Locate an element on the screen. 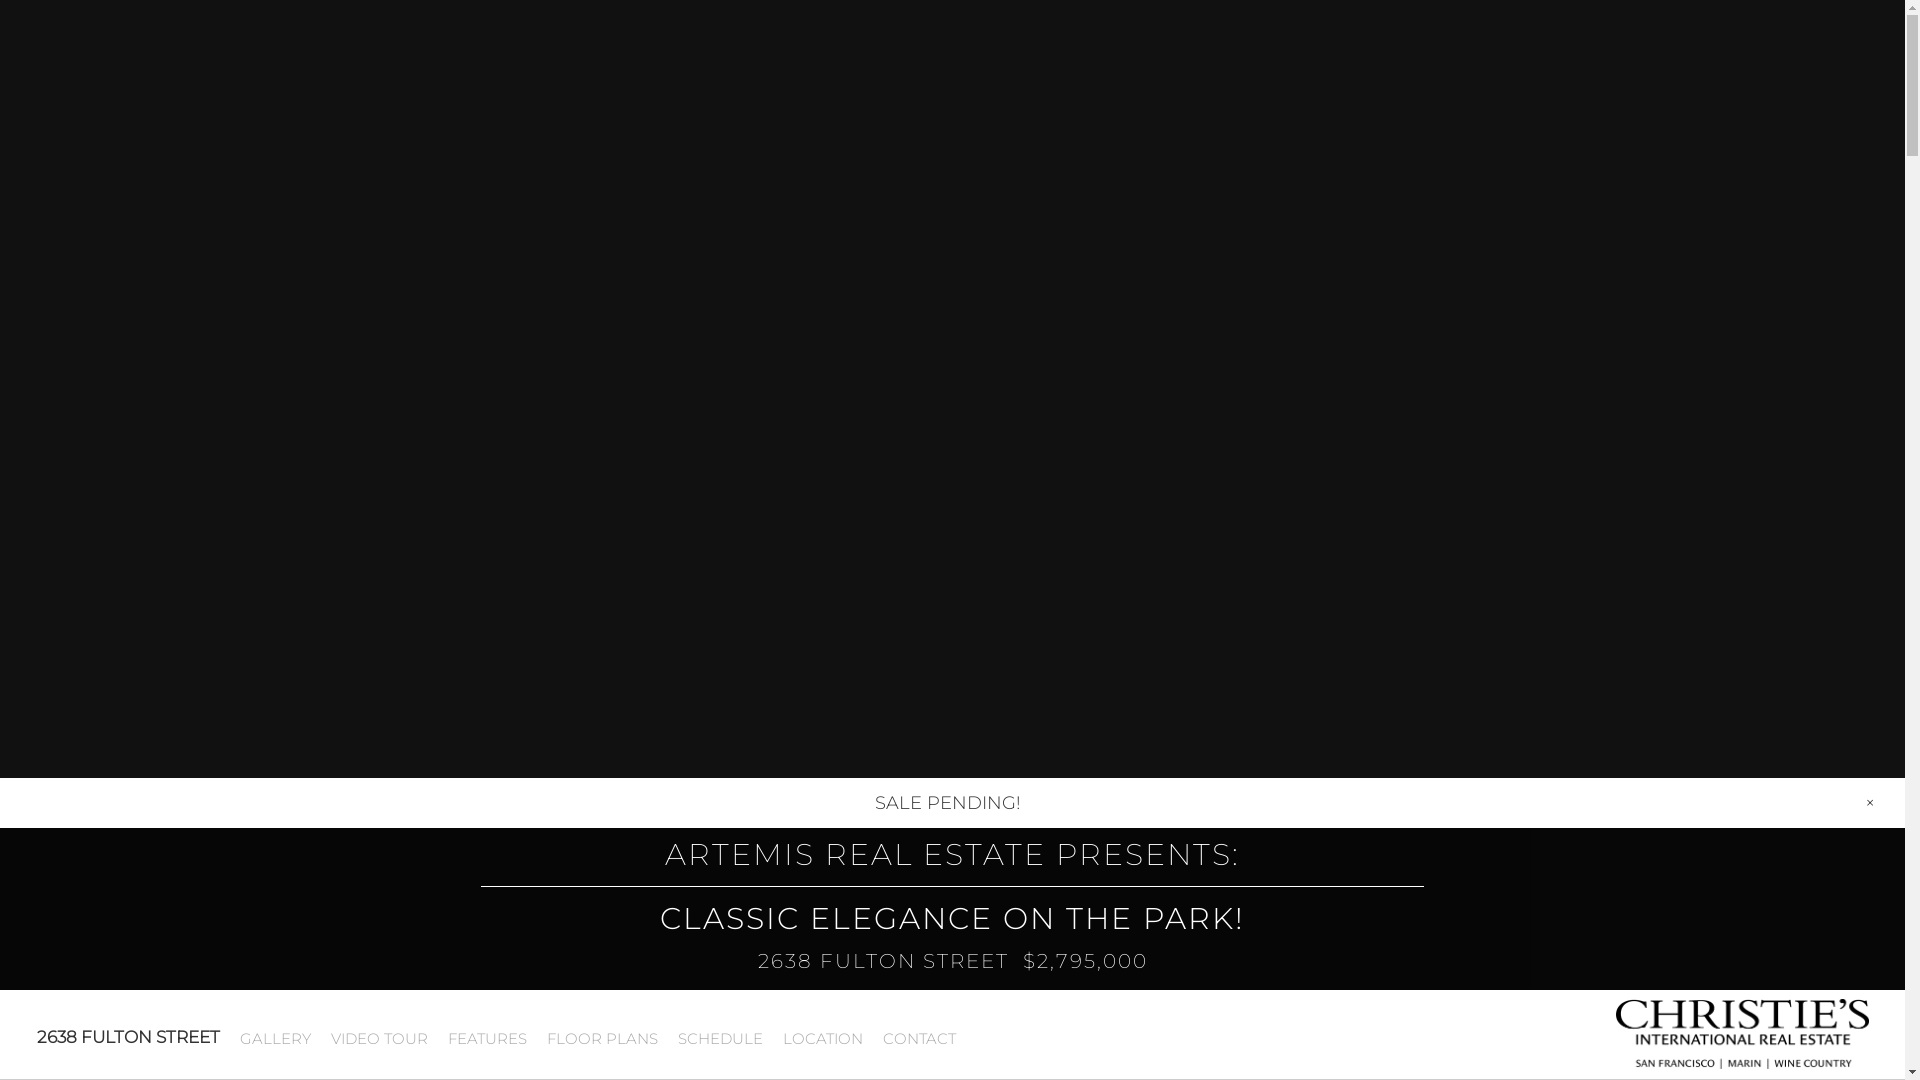 This screenshot has width=1920, height=1080. 'VIDEO TOUR' is located at coordinates (320, 1037).